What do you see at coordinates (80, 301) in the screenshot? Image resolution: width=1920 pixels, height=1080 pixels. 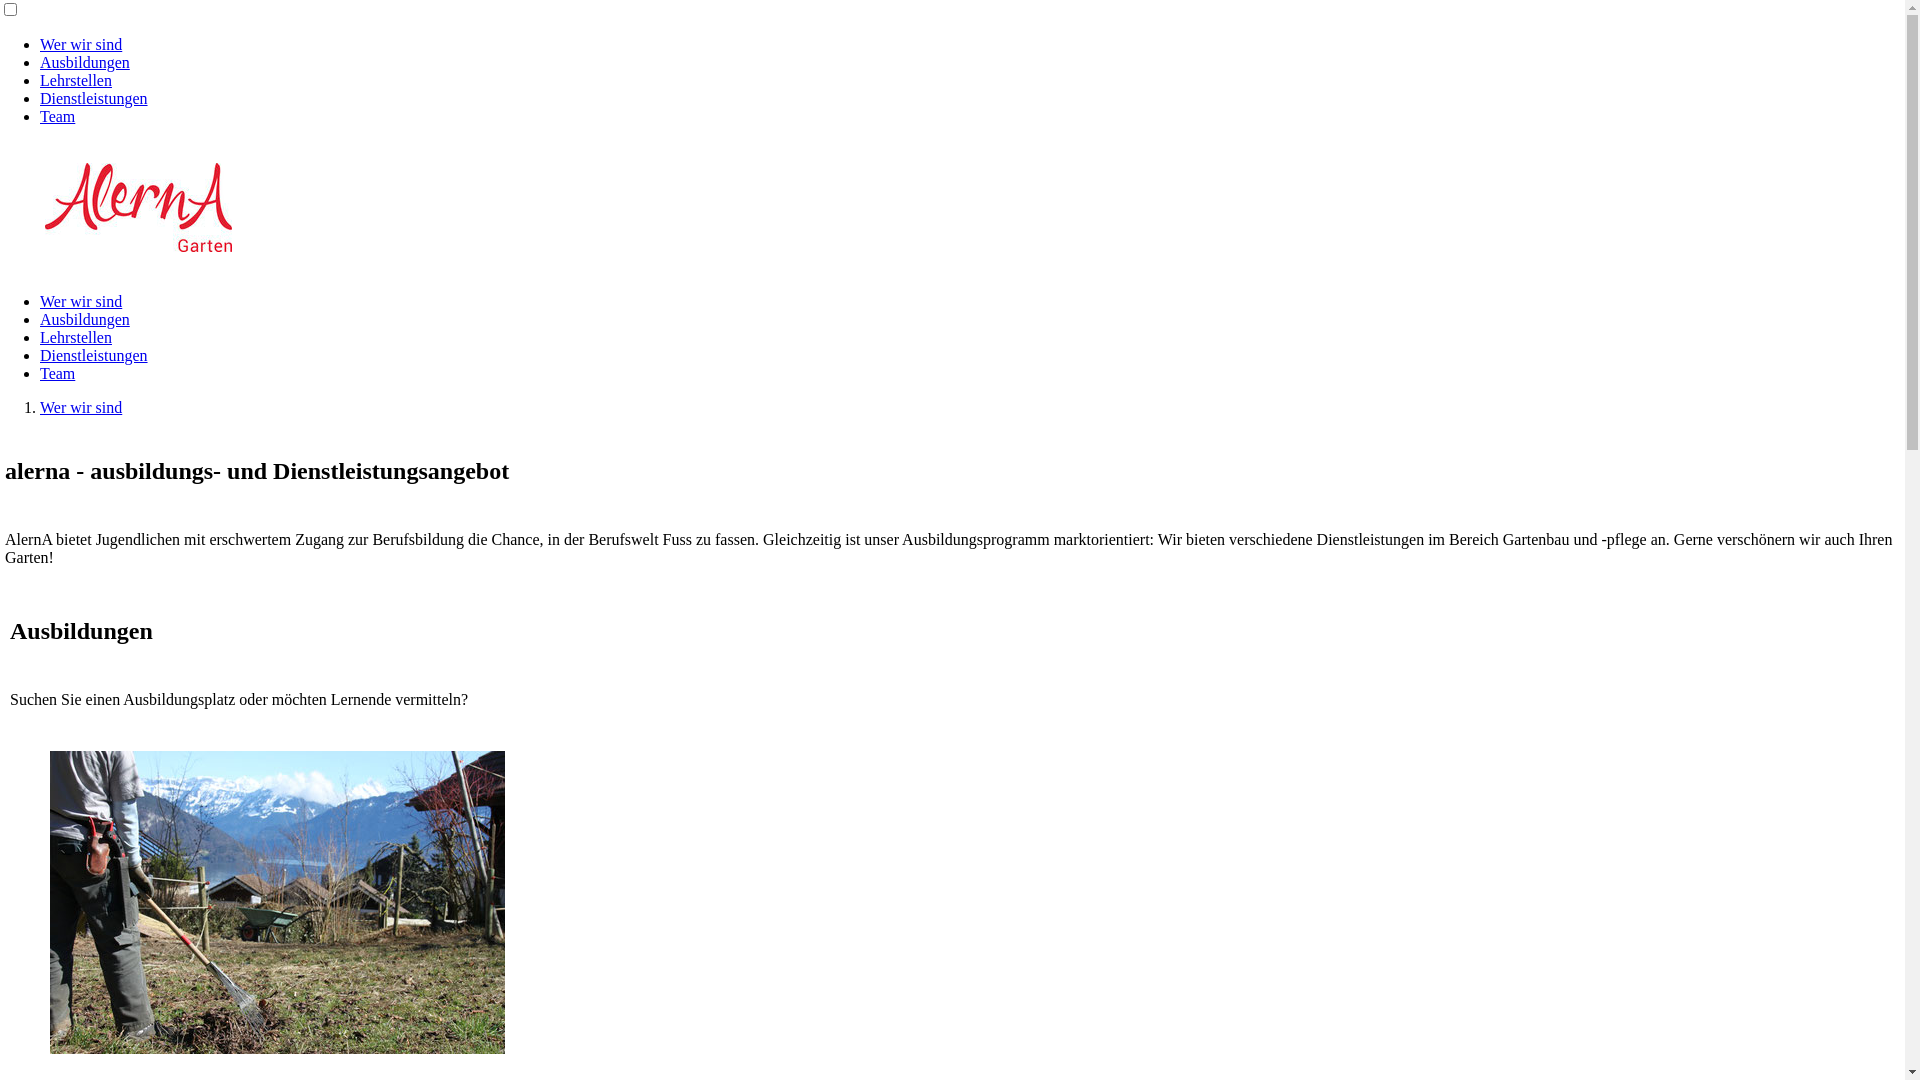 I see `'Wer wir sind'` at bounding box center [80, 301].